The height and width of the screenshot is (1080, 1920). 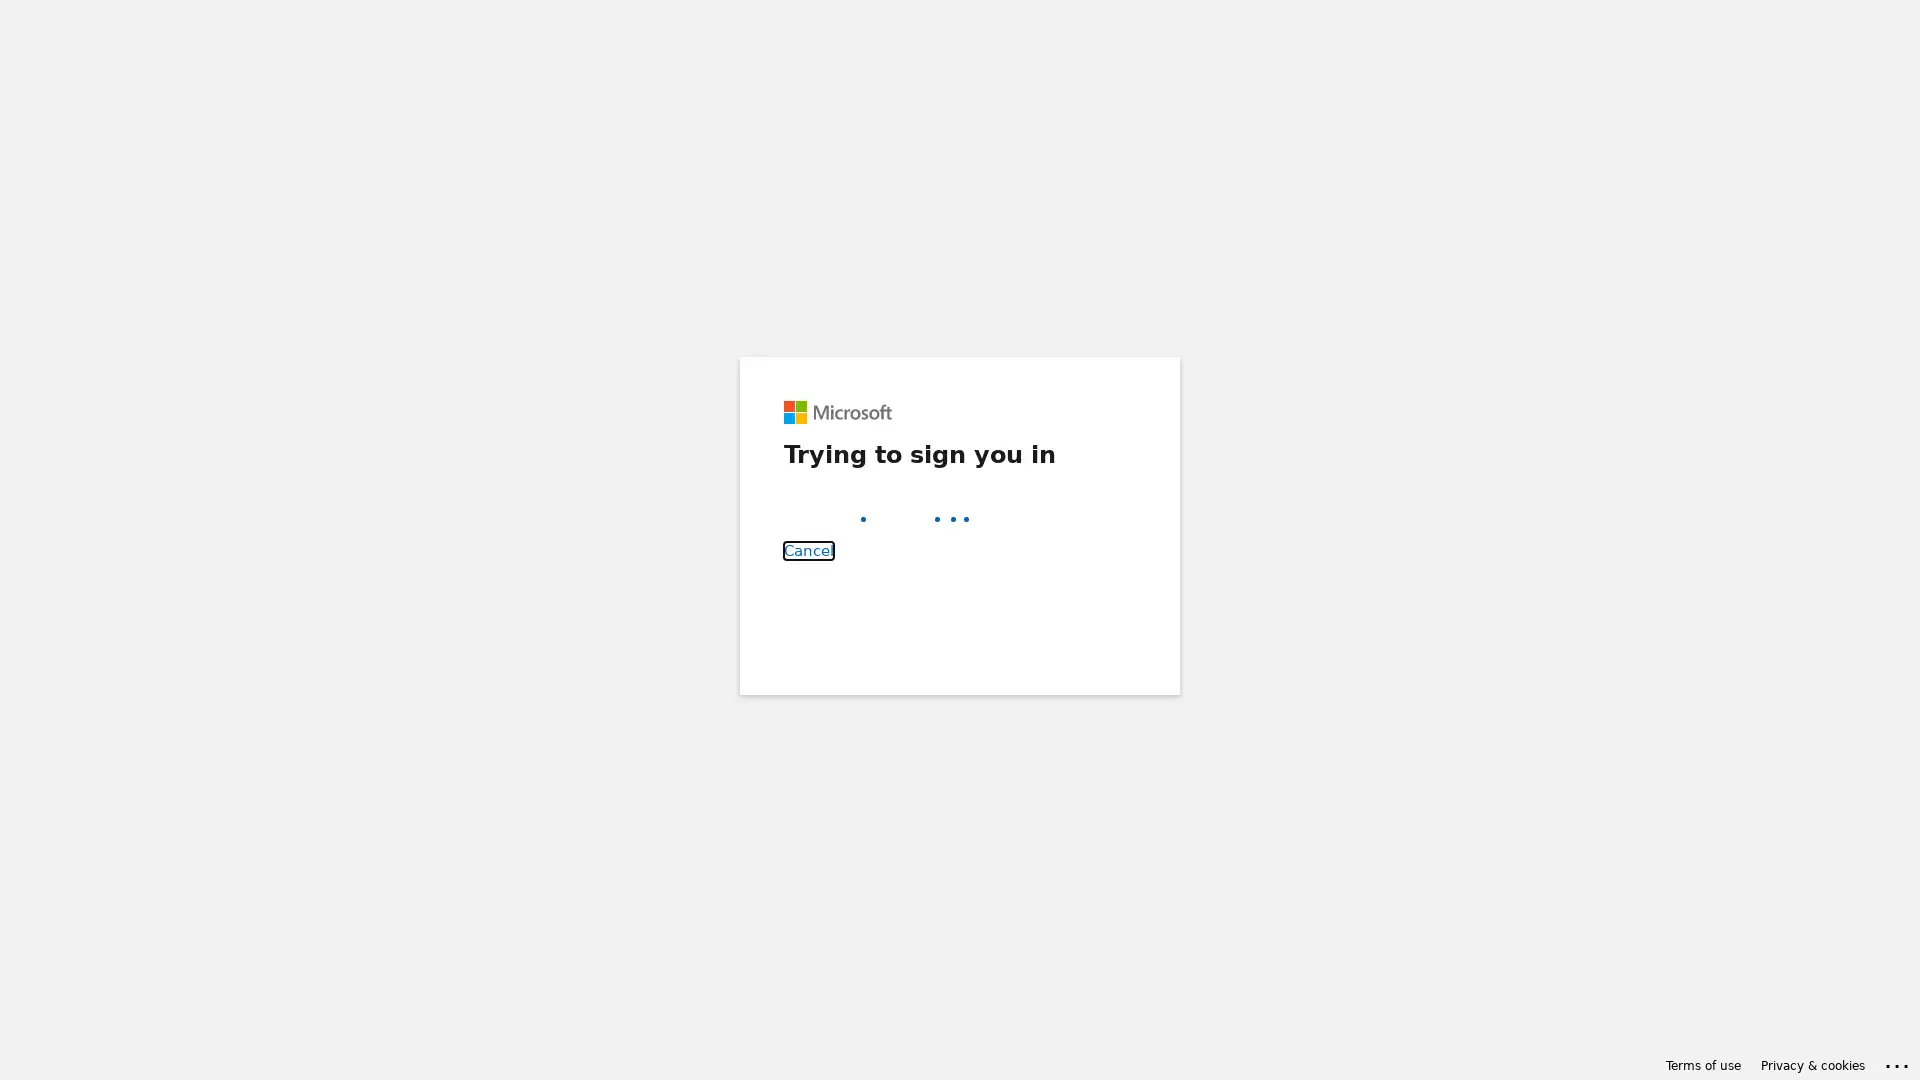 What do you see at coordinates (960, 704) in the screenshot?
I see `Sign-in options` at bounding box center [960, 704].